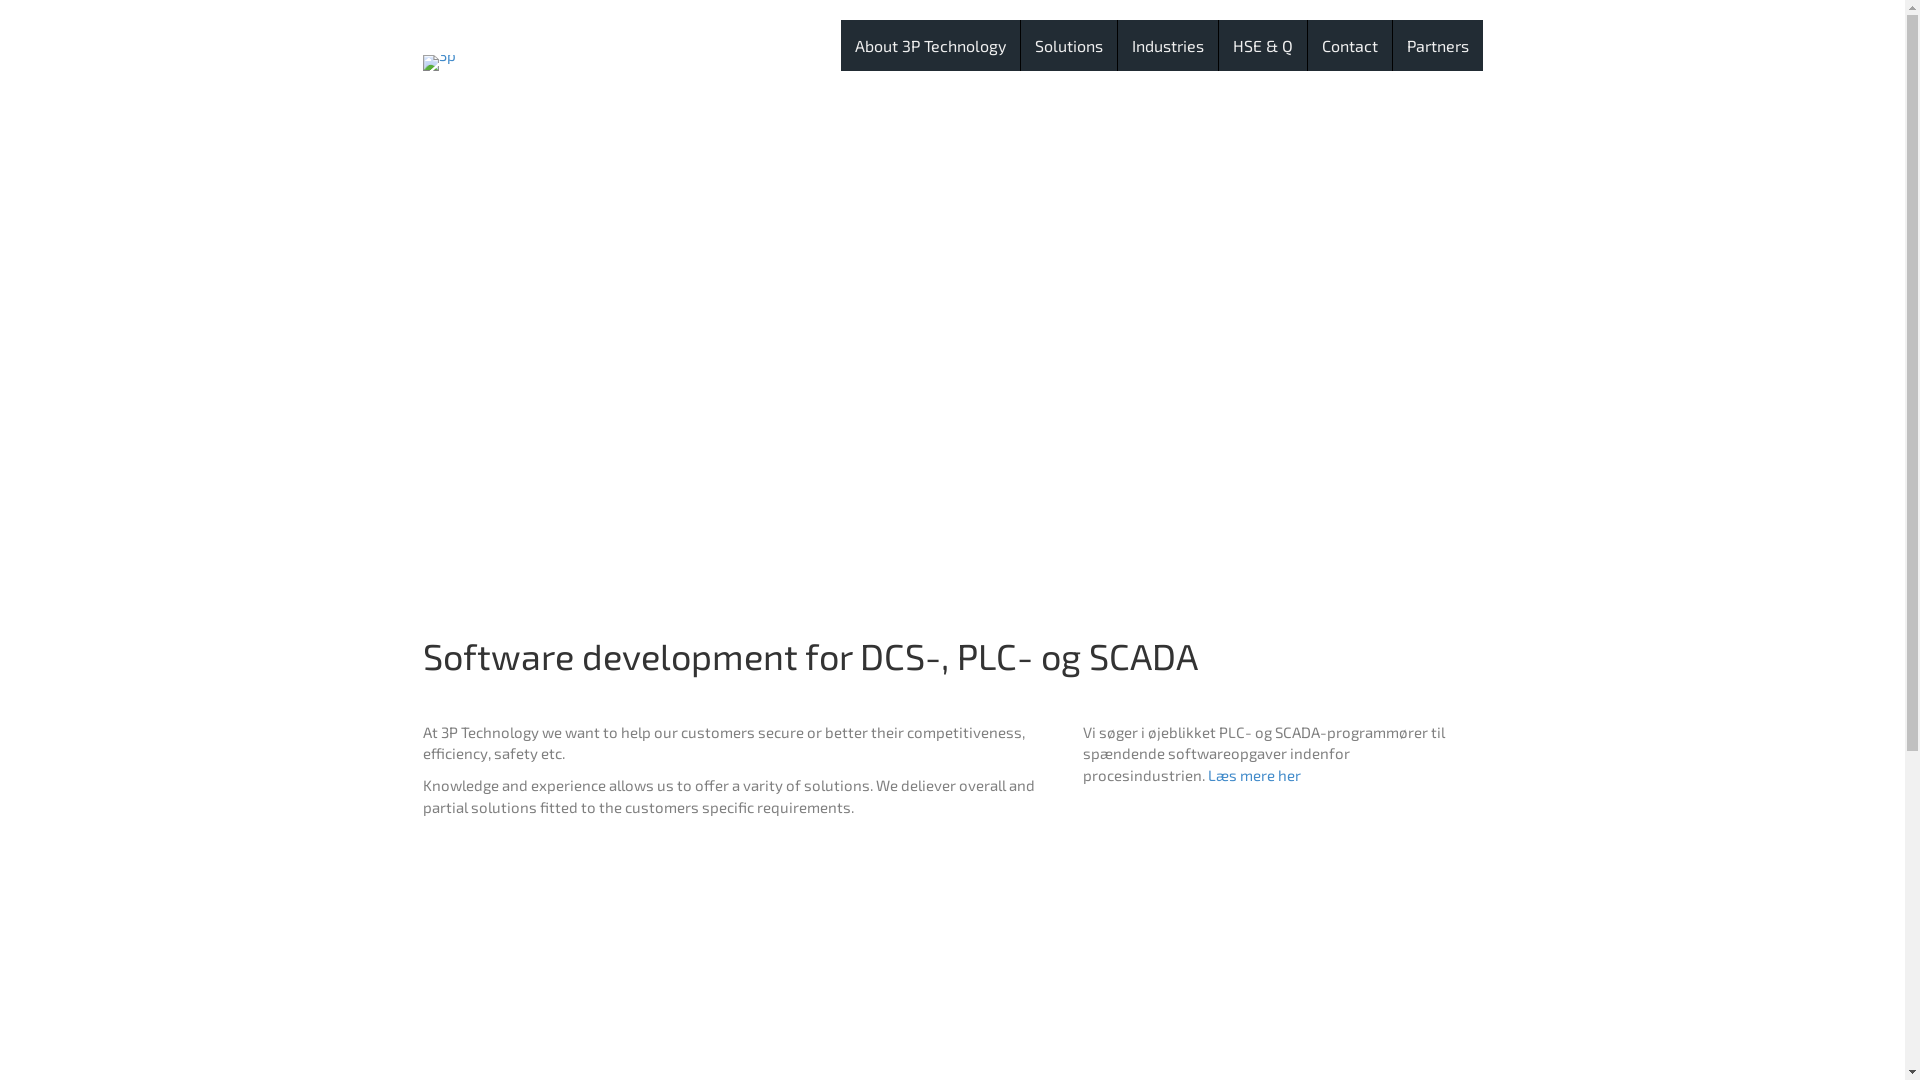 The width and height of the screenshot is (1920, 1080). What do you see at coordinates (1435, 45) in the screenshot?
I see `'Partners'` at bounding box center [1435, 45].